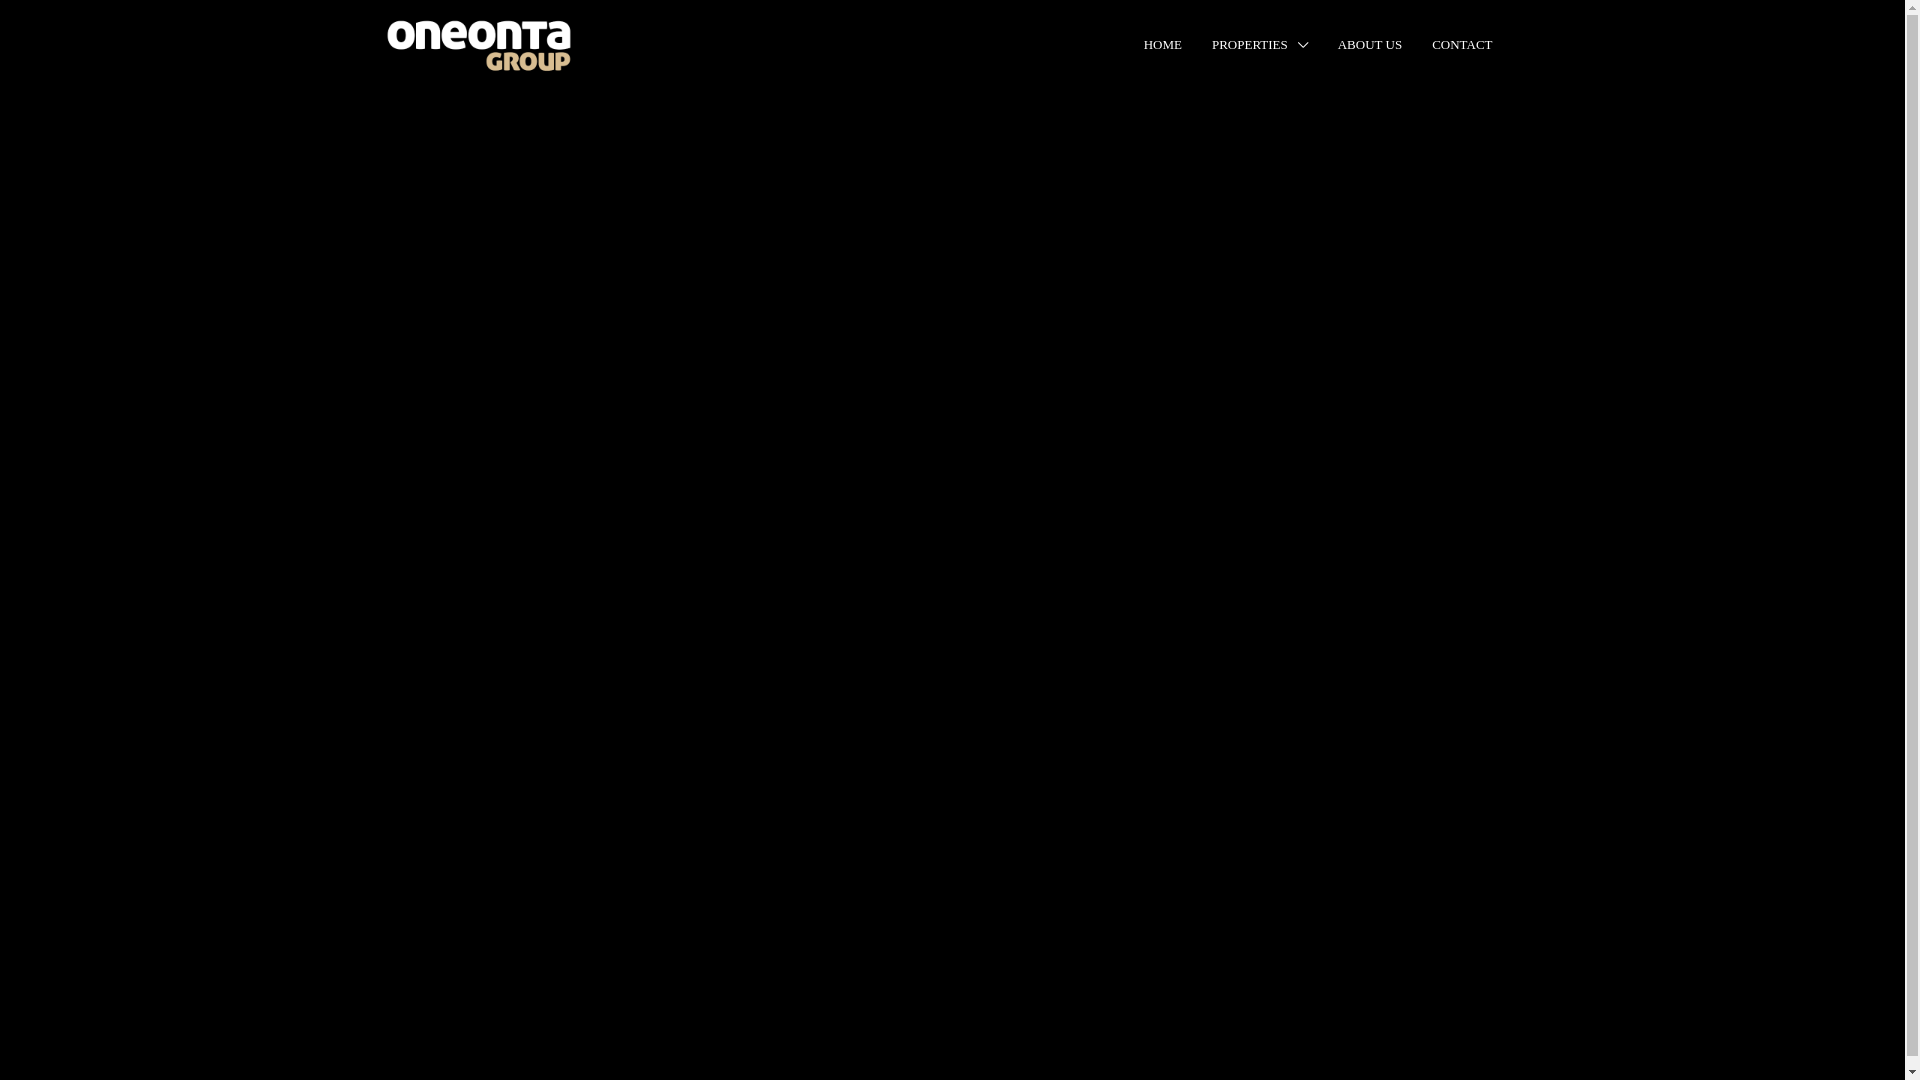 Image resolution: width=1920 pixels, height=1080 pixels. Describe the element at coordinates (1462, 45) in the screenshot. I see `'CONTACT'` at that location.